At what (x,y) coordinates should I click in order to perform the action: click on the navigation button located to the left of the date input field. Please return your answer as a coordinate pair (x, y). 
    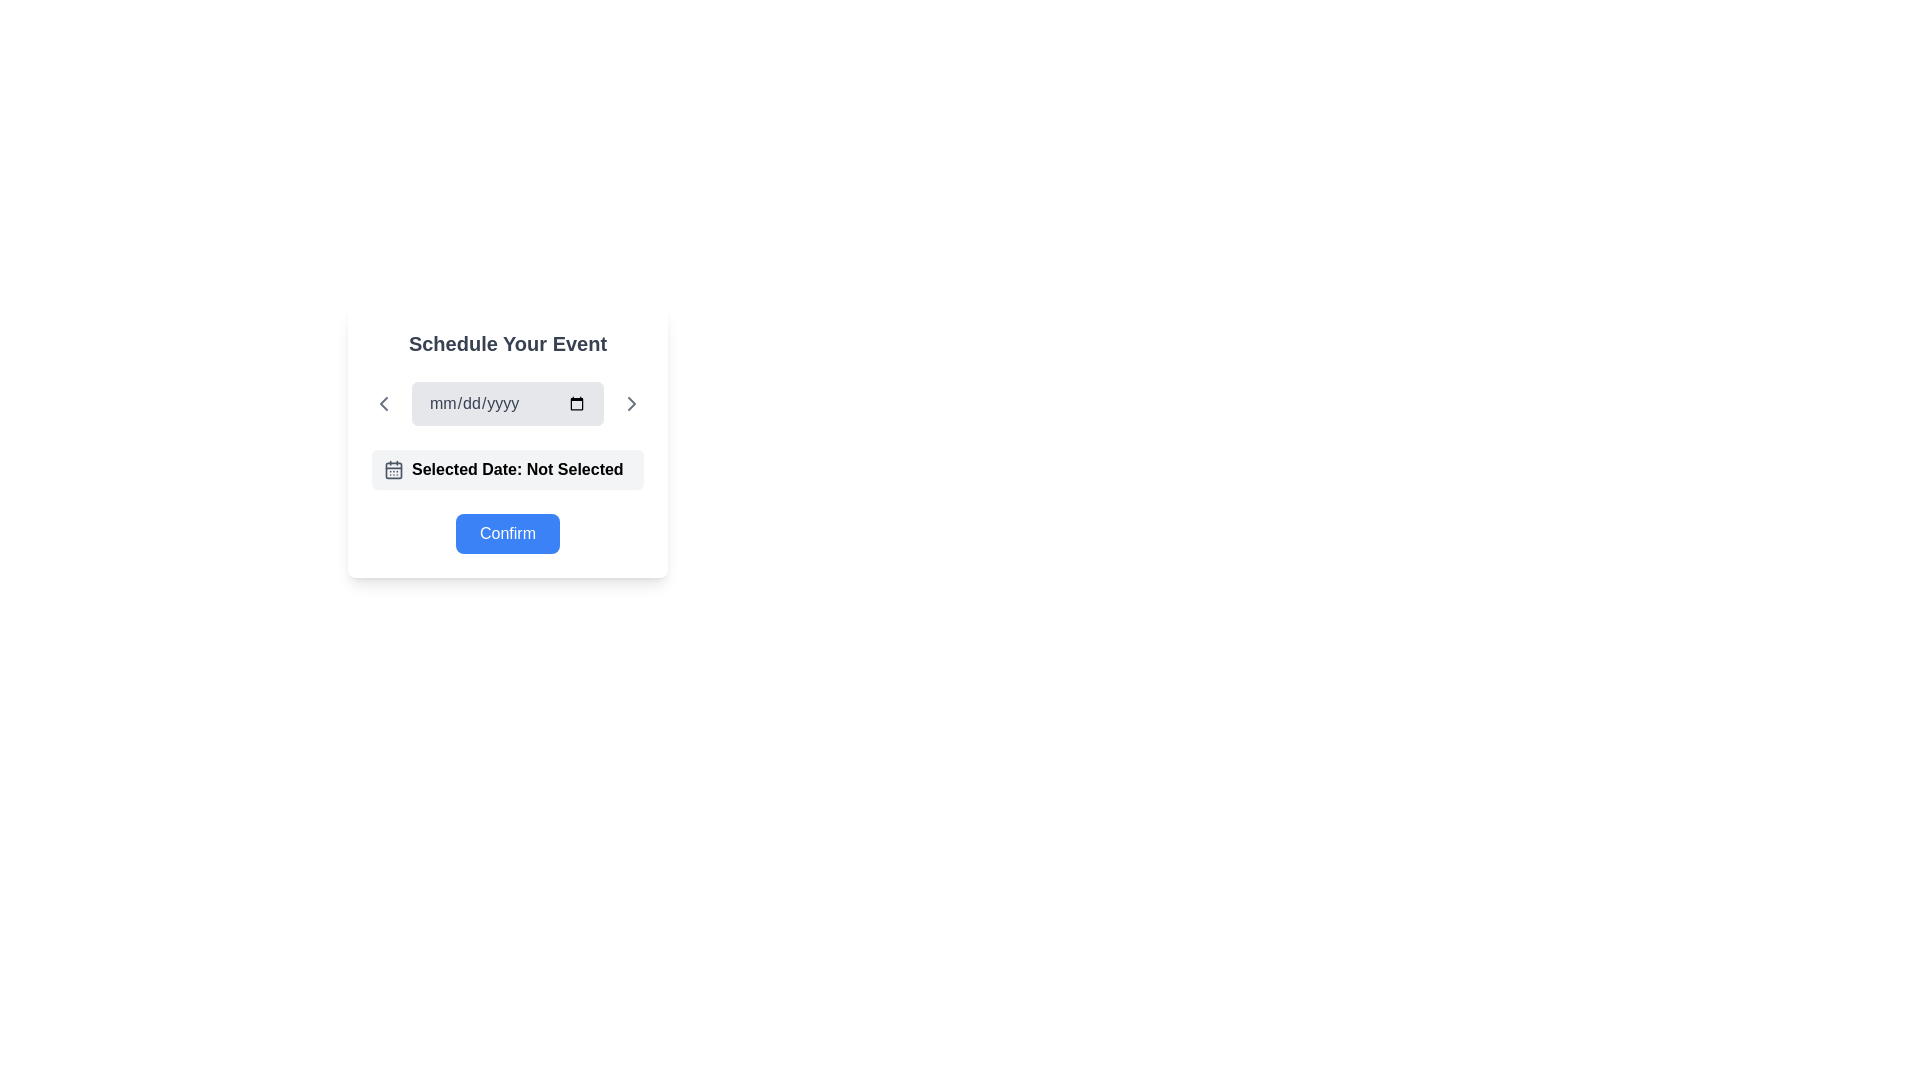
    Looking at the image, I should click on (384, 404).